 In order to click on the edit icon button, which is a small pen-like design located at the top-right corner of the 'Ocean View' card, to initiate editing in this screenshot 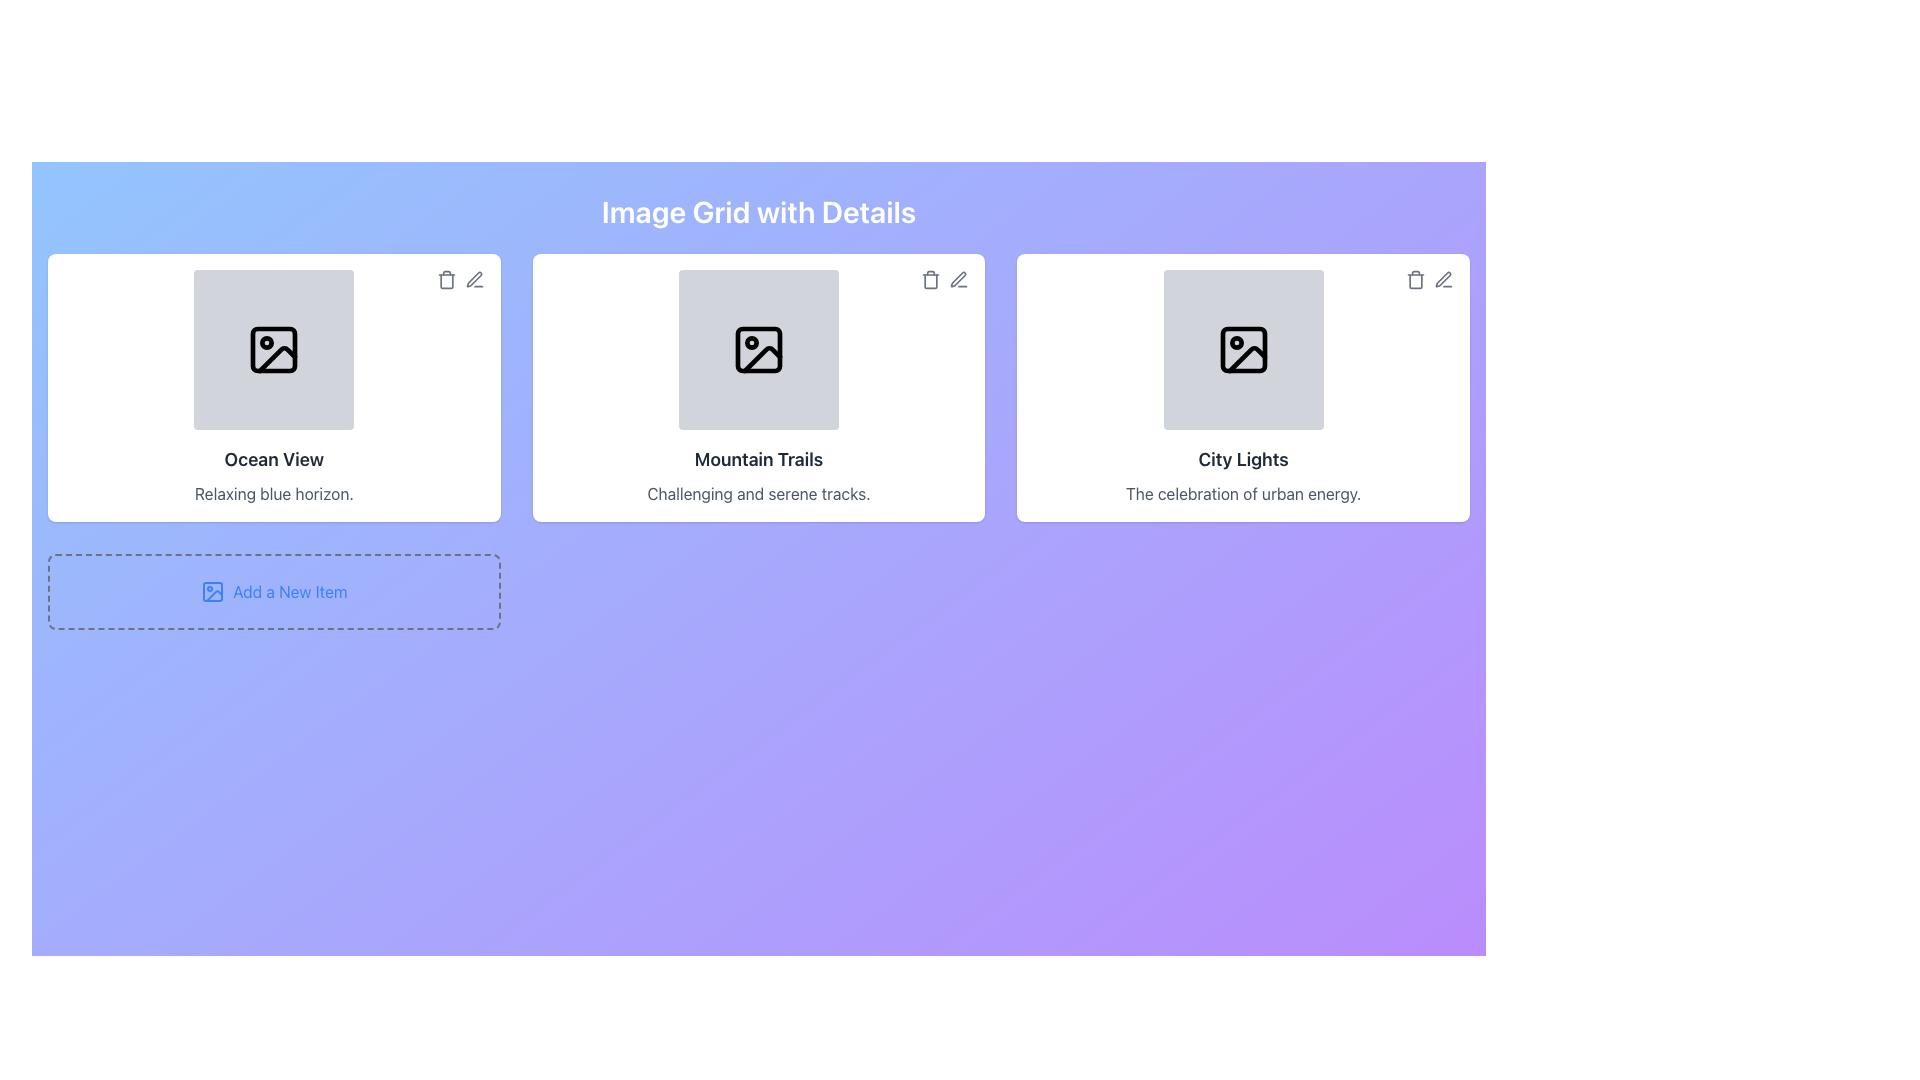, I will do `click(473, 279)`.